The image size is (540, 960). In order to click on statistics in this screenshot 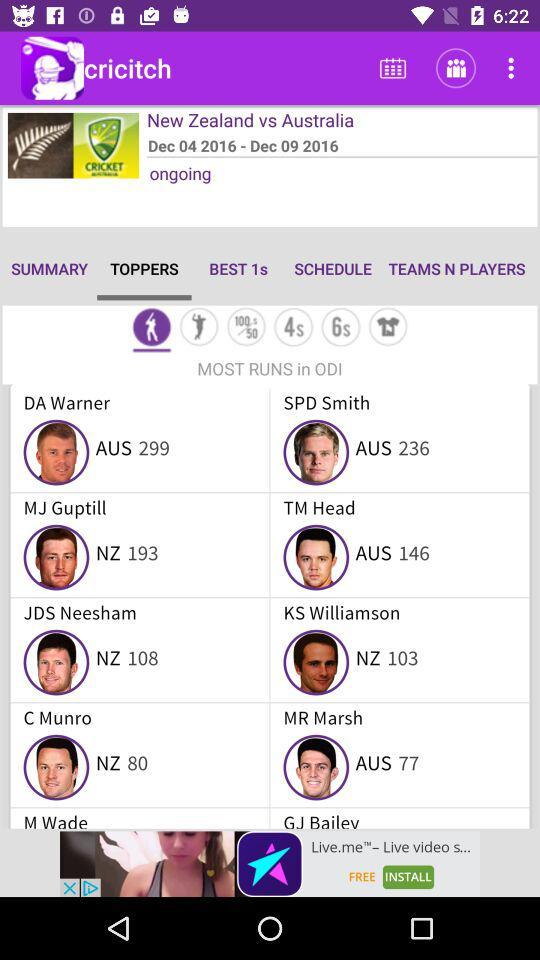, I will do `click(246, 329)`.